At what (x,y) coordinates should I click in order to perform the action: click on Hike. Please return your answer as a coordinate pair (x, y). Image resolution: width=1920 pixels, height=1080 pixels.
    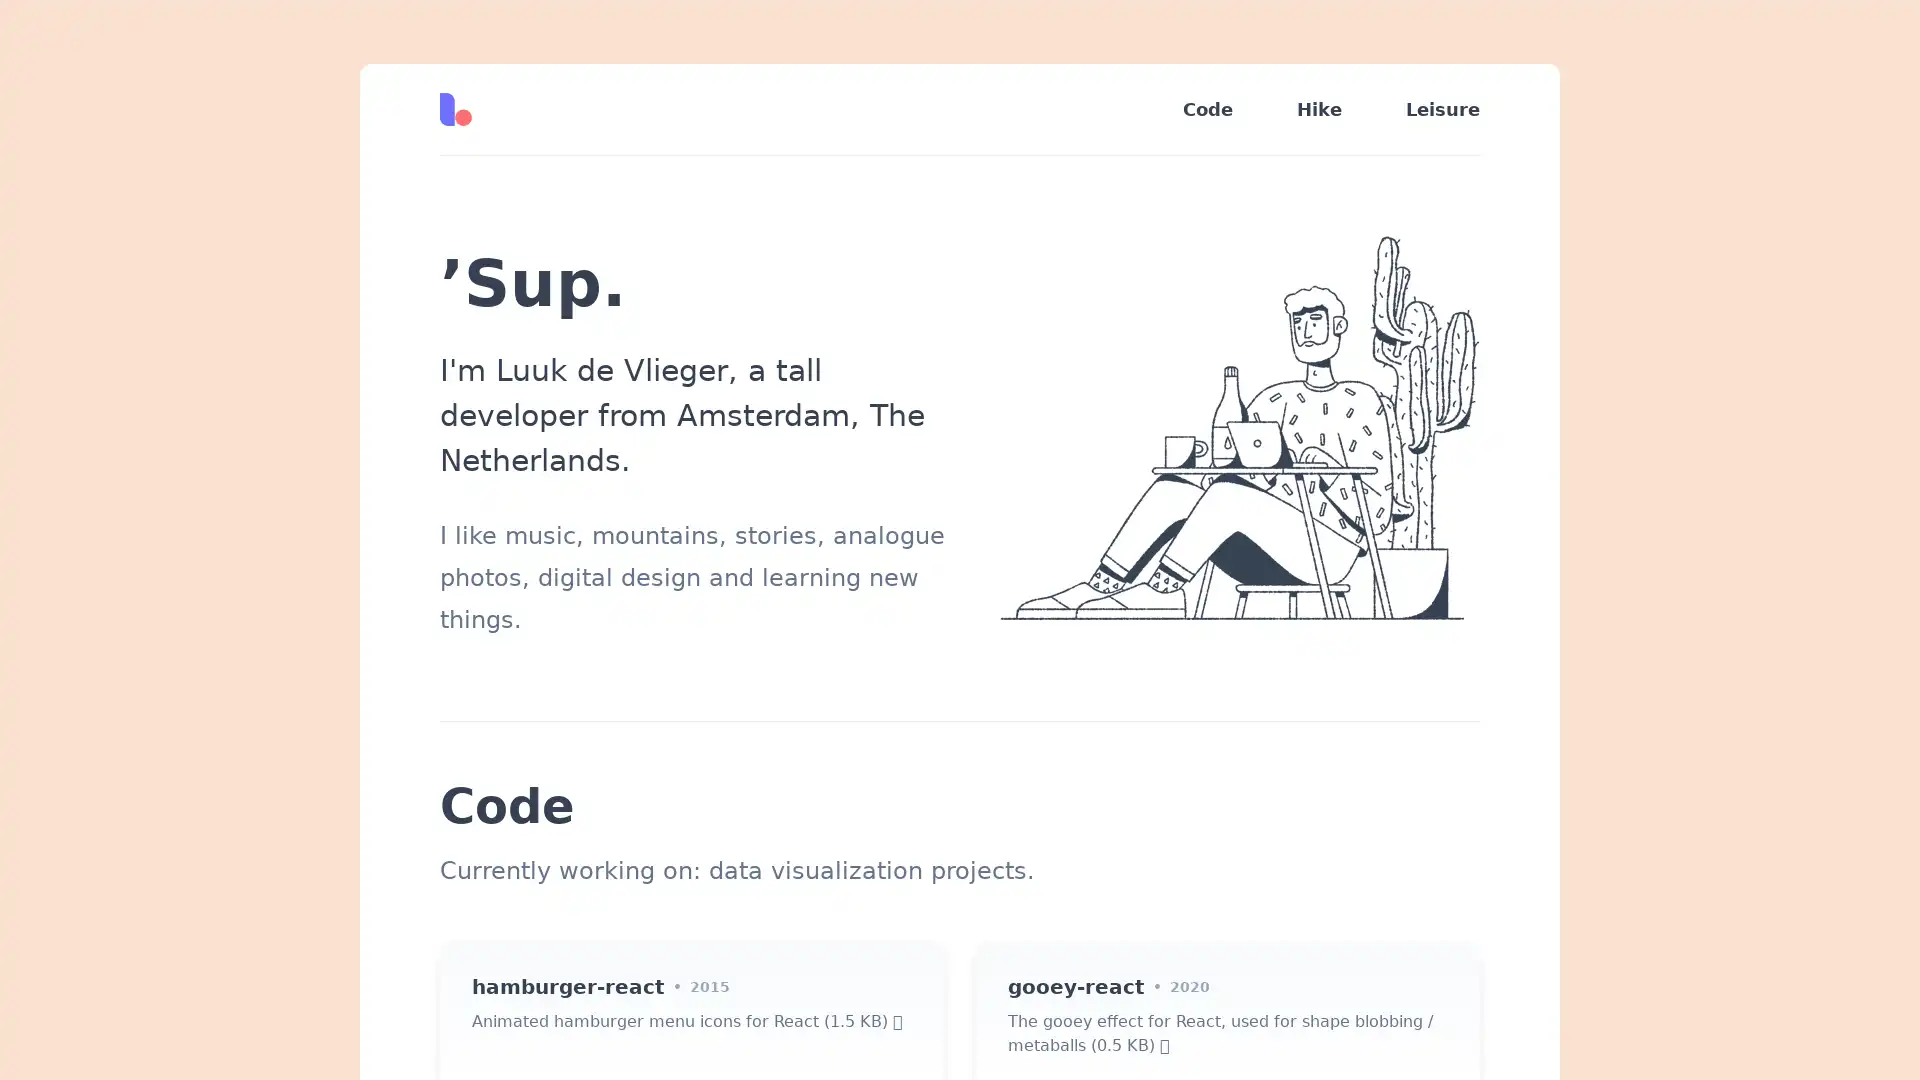
    Looking at the image, I should click on (1319, 109).